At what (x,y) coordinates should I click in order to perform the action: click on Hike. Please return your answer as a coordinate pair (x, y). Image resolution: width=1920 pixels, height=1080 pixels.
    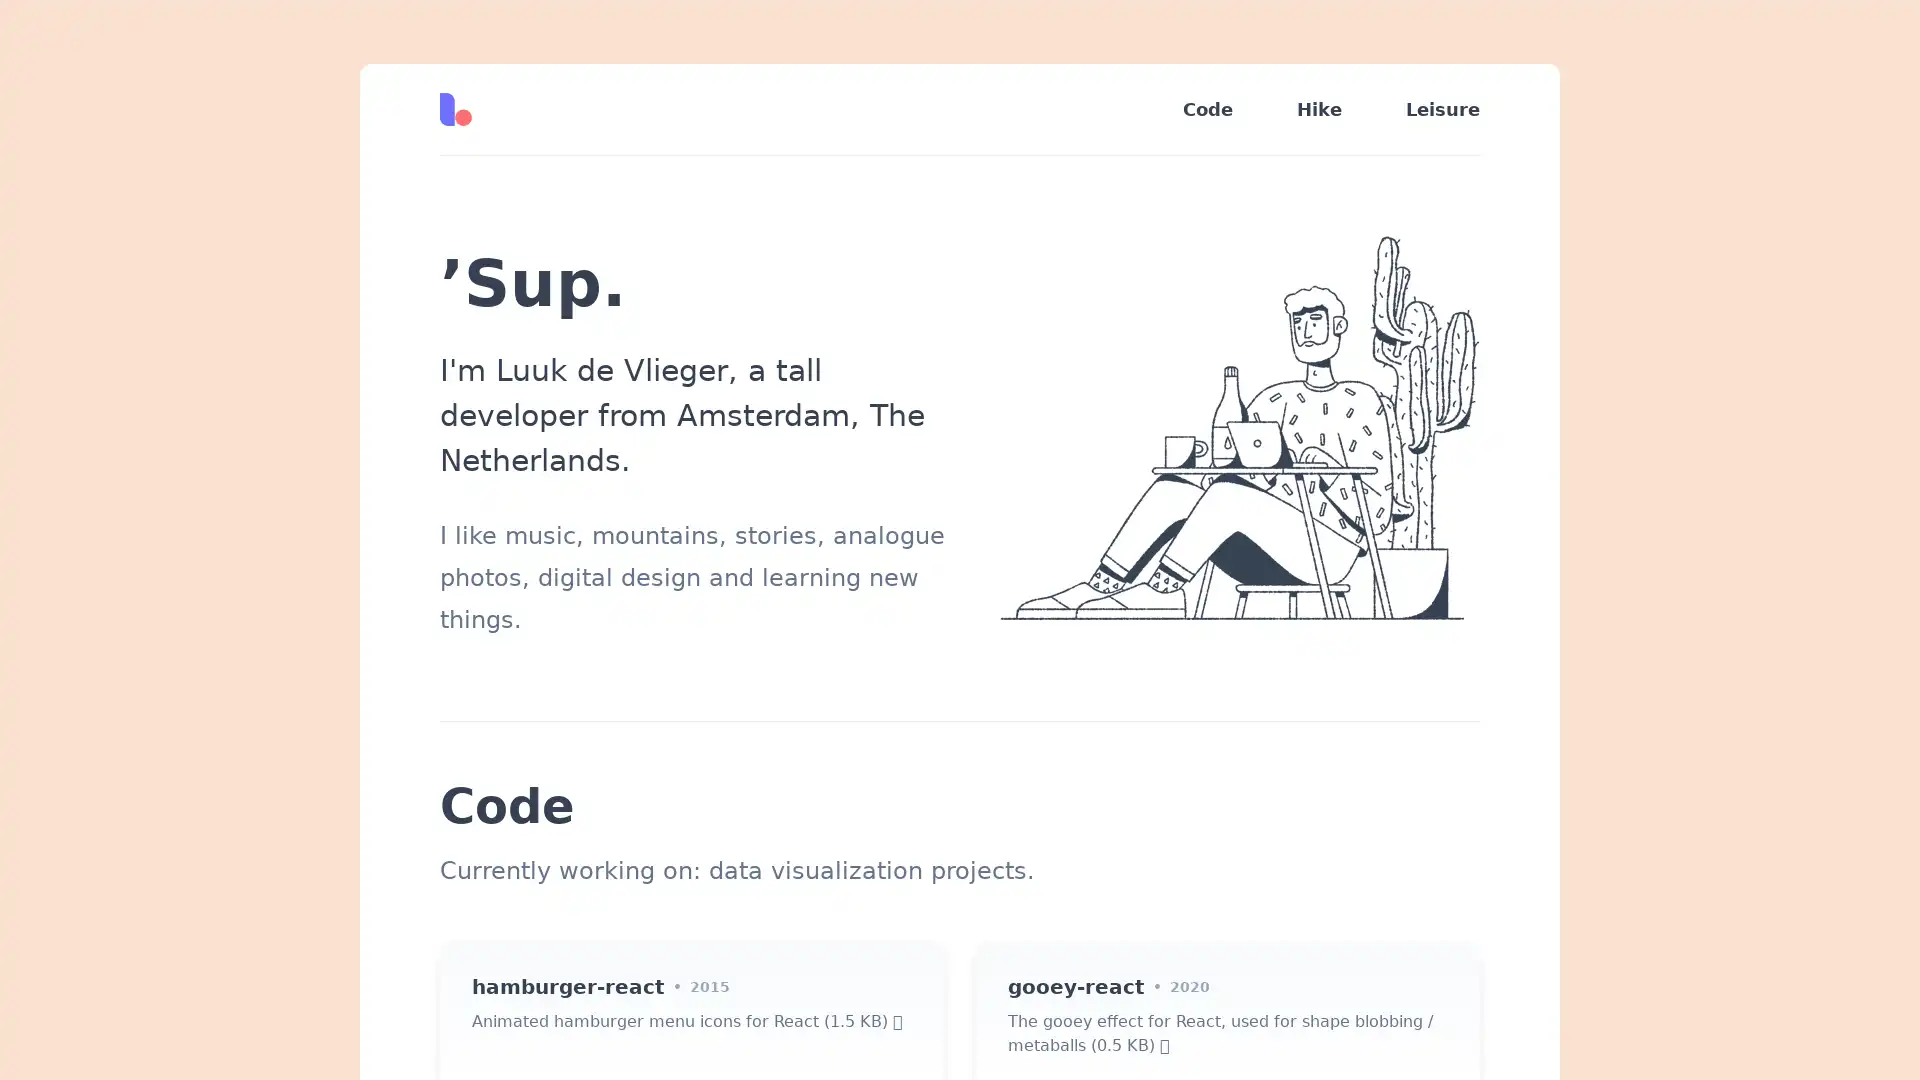
    Looking at the image, I should click on (1319, 109).